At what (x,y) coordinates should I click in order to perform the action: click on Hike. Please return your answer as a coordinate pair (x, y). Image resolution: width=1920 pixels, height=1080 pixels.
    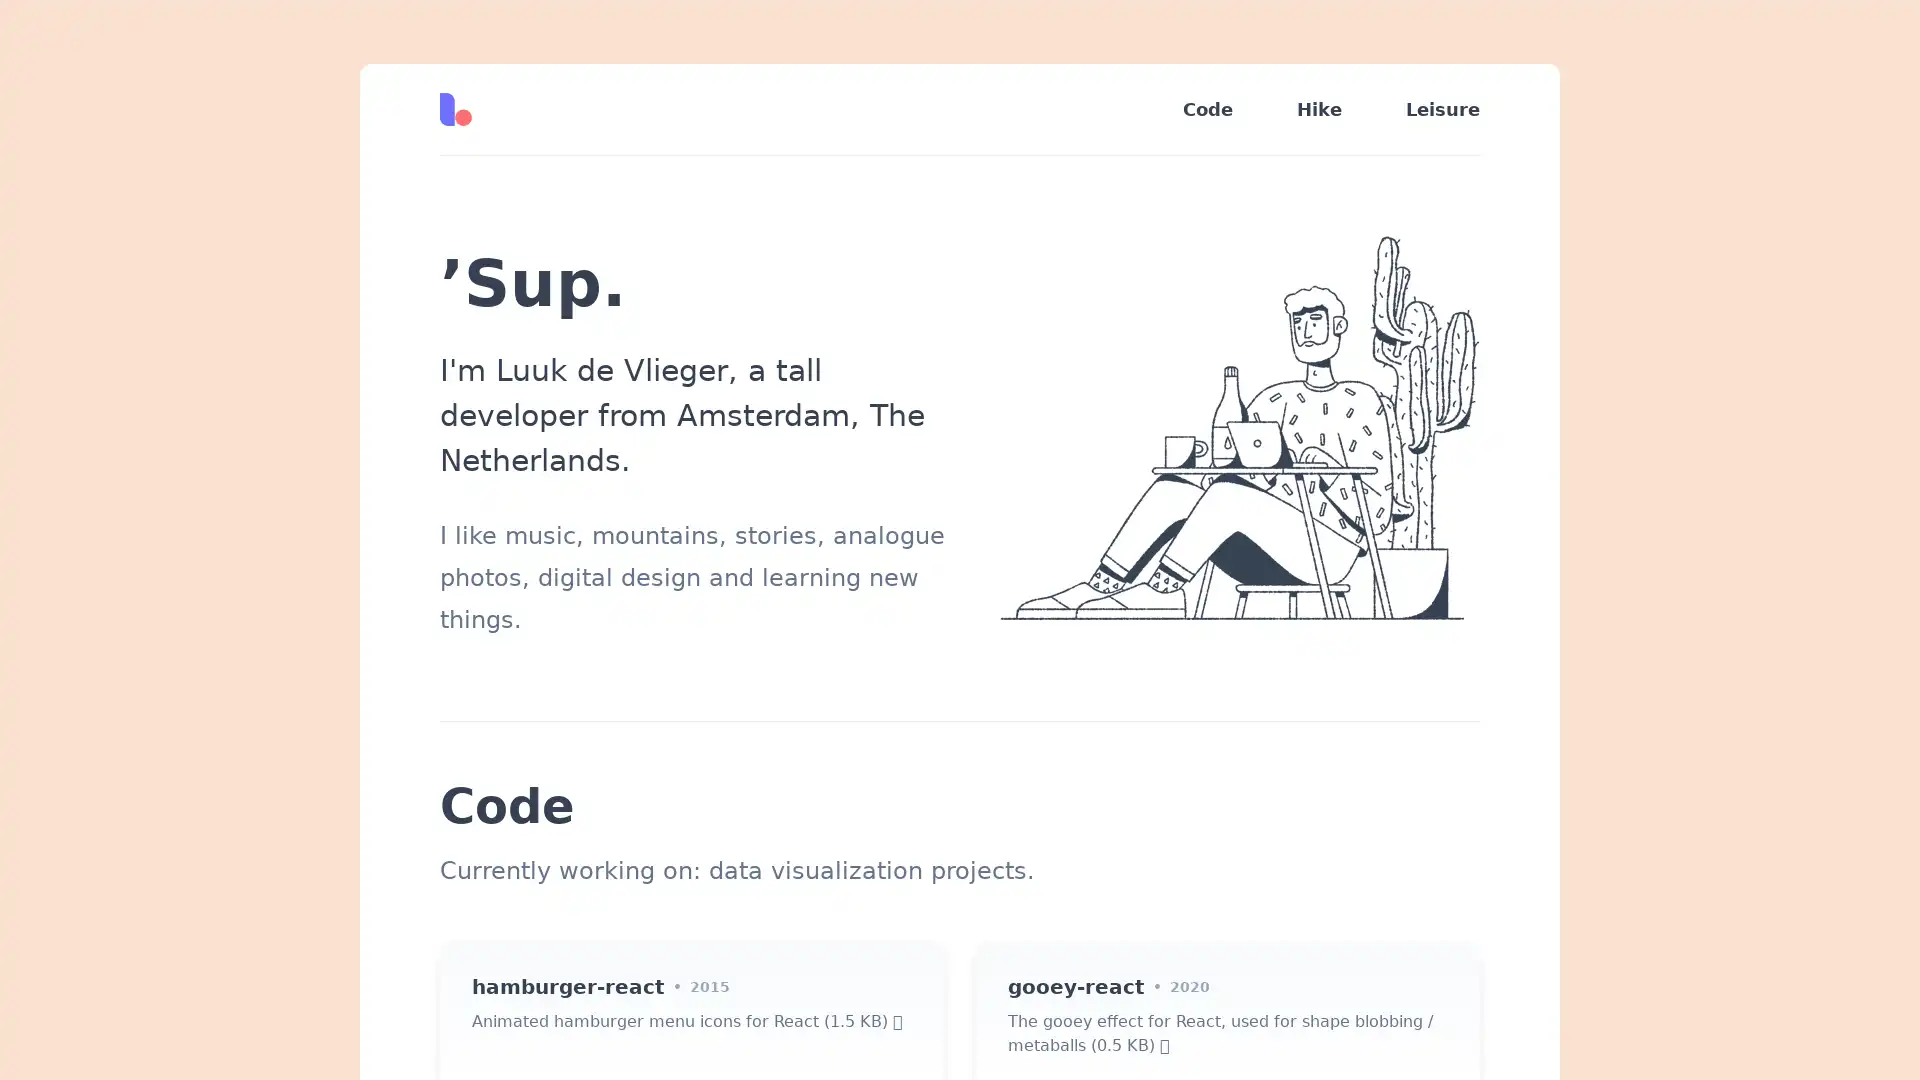
    Looking at the image, I should click on (1319, 109).